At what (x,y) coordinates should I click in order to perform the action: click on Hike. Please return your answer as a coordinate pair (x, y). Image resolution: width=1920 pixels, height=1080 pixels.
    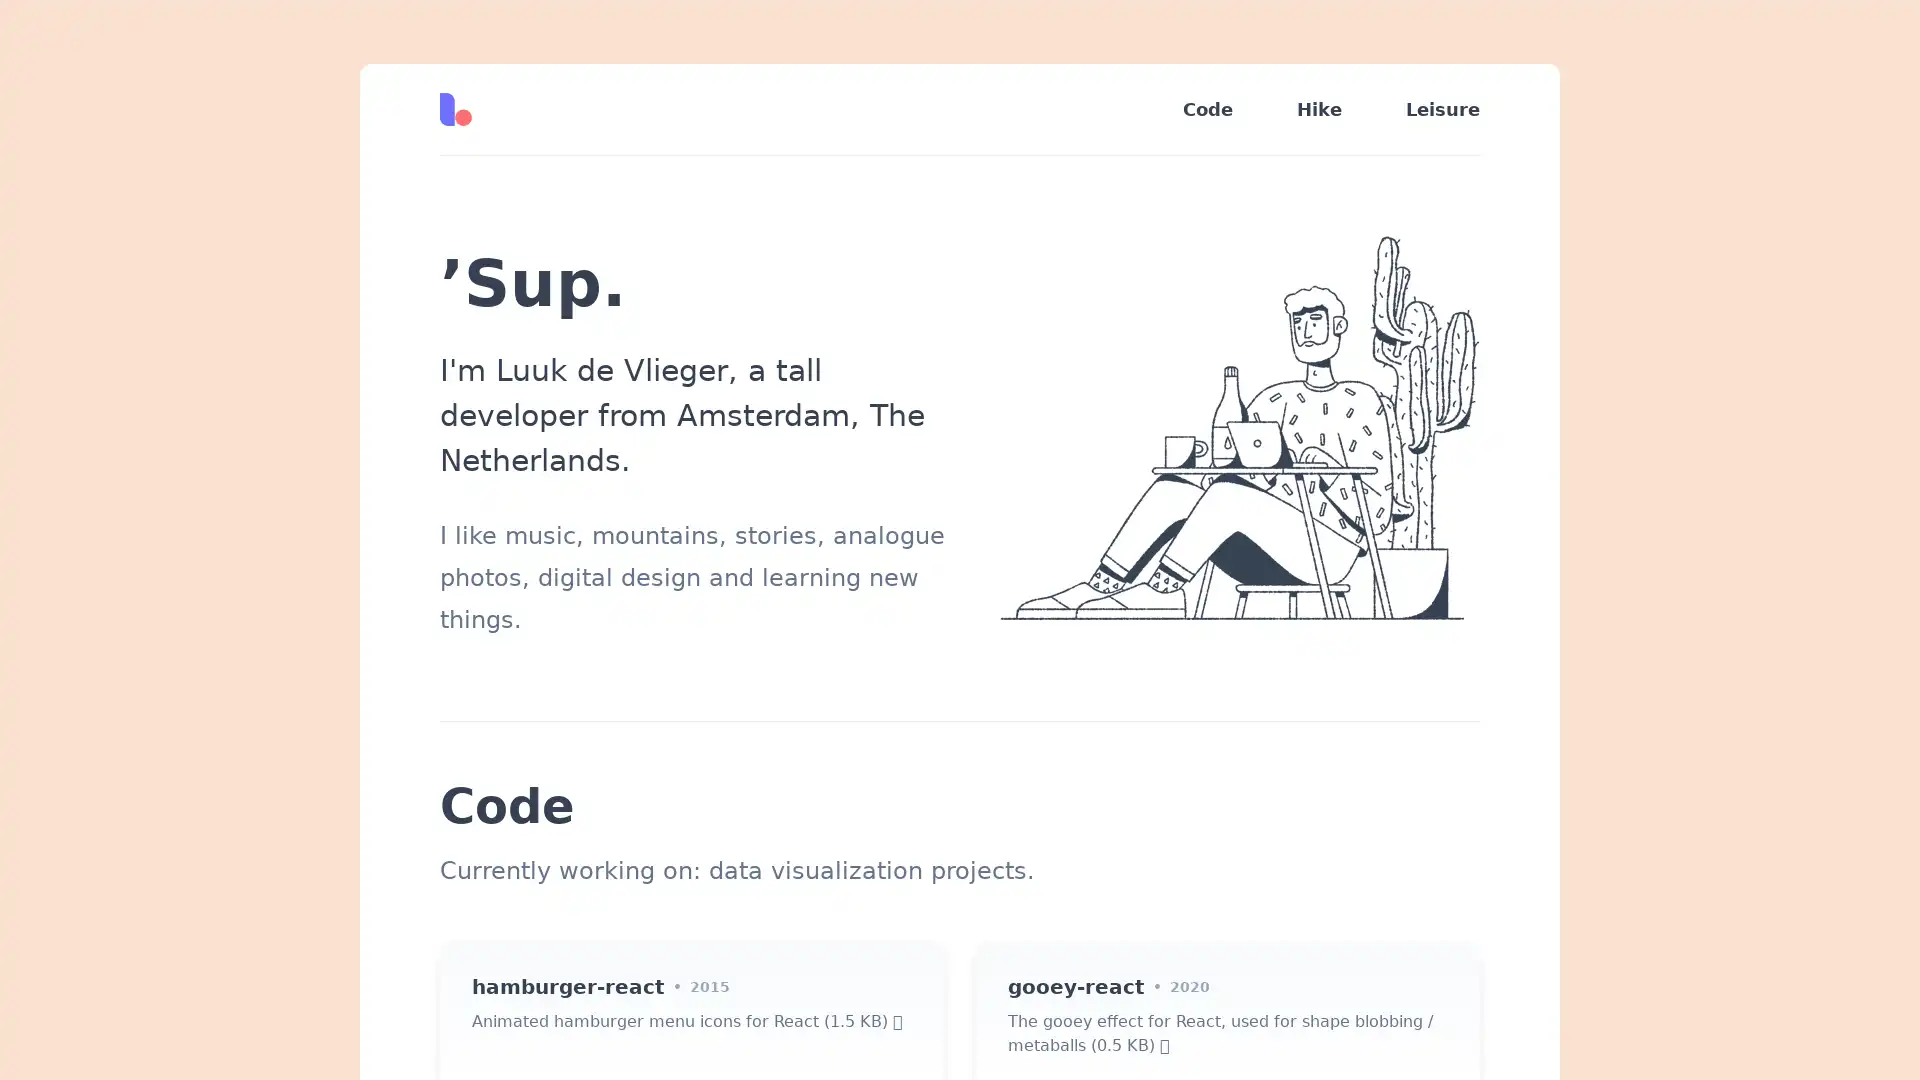
    Looking at the image, I should click on (1319, 109).